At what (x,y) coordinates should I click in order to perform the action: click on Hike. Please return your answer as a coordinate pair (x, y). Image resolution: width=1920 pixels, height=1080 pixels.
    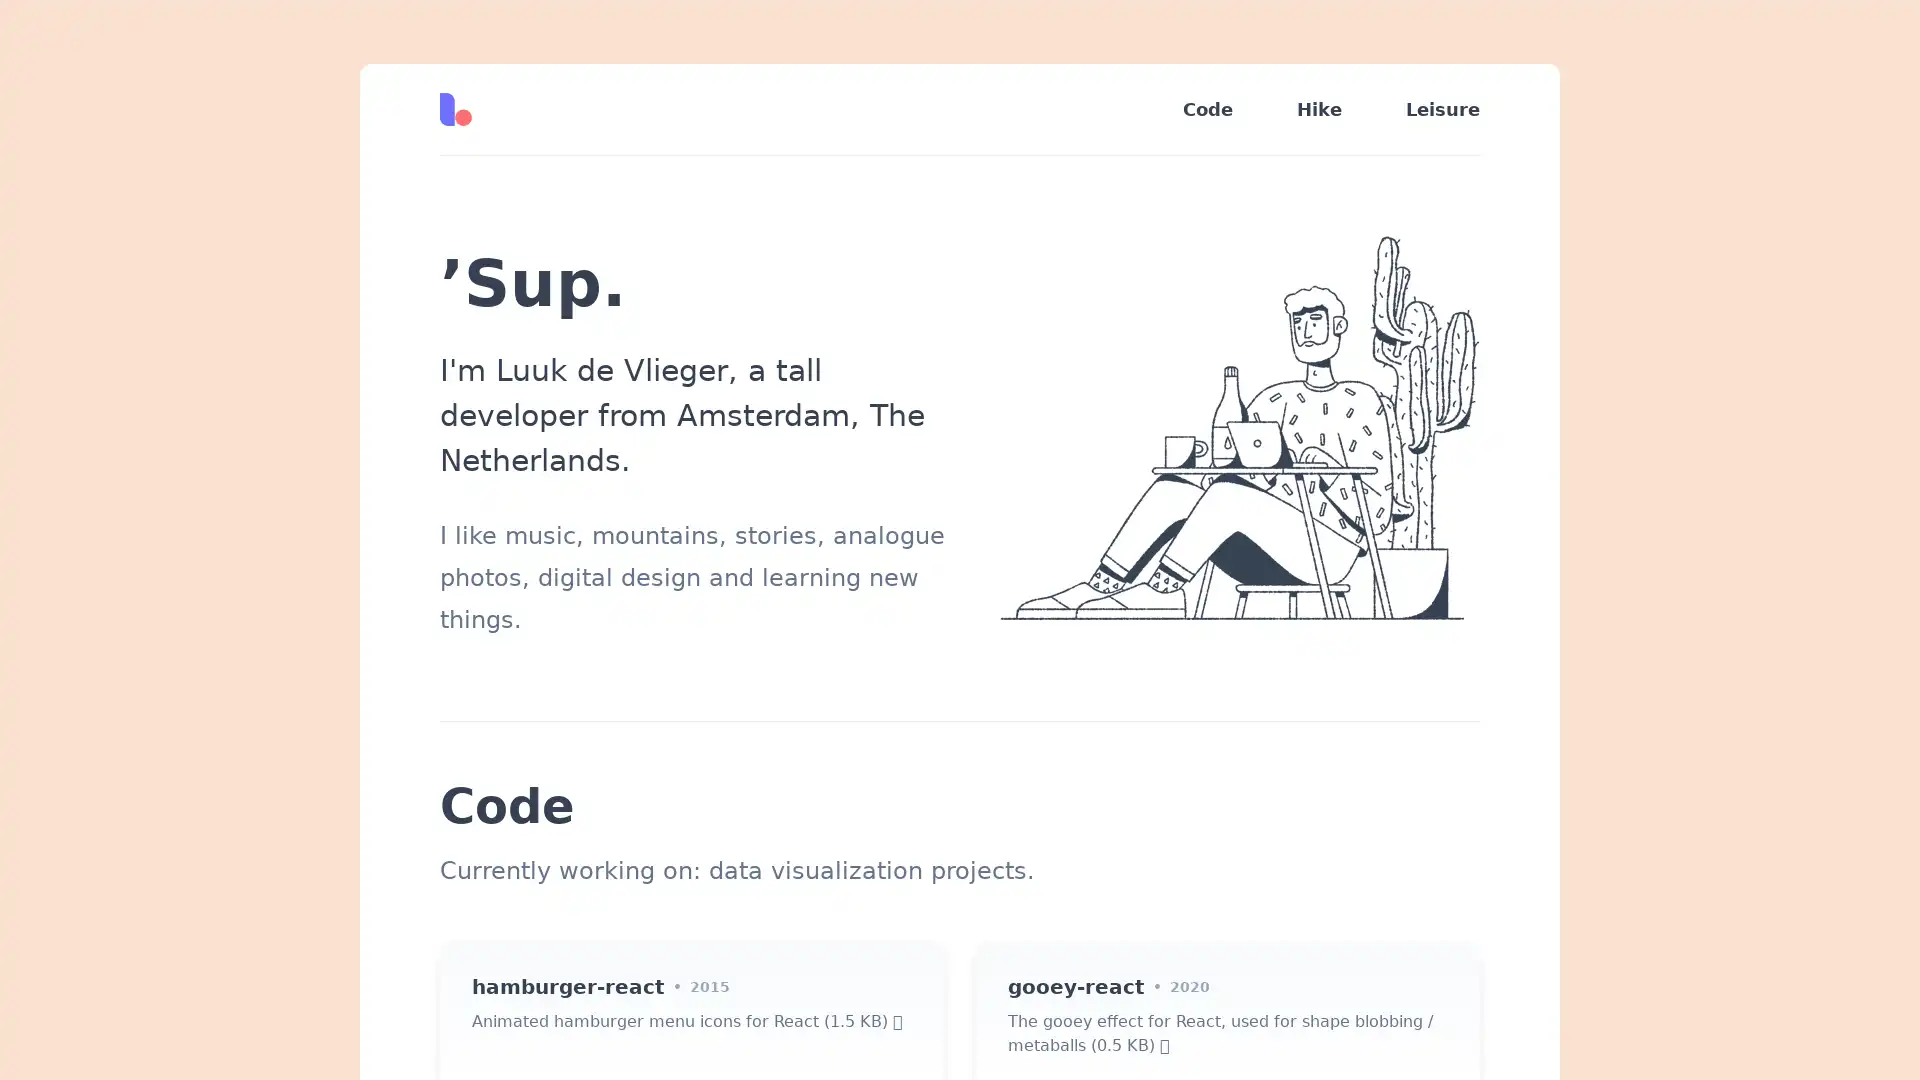
    Looking at the image, I should click on (1319, 109).